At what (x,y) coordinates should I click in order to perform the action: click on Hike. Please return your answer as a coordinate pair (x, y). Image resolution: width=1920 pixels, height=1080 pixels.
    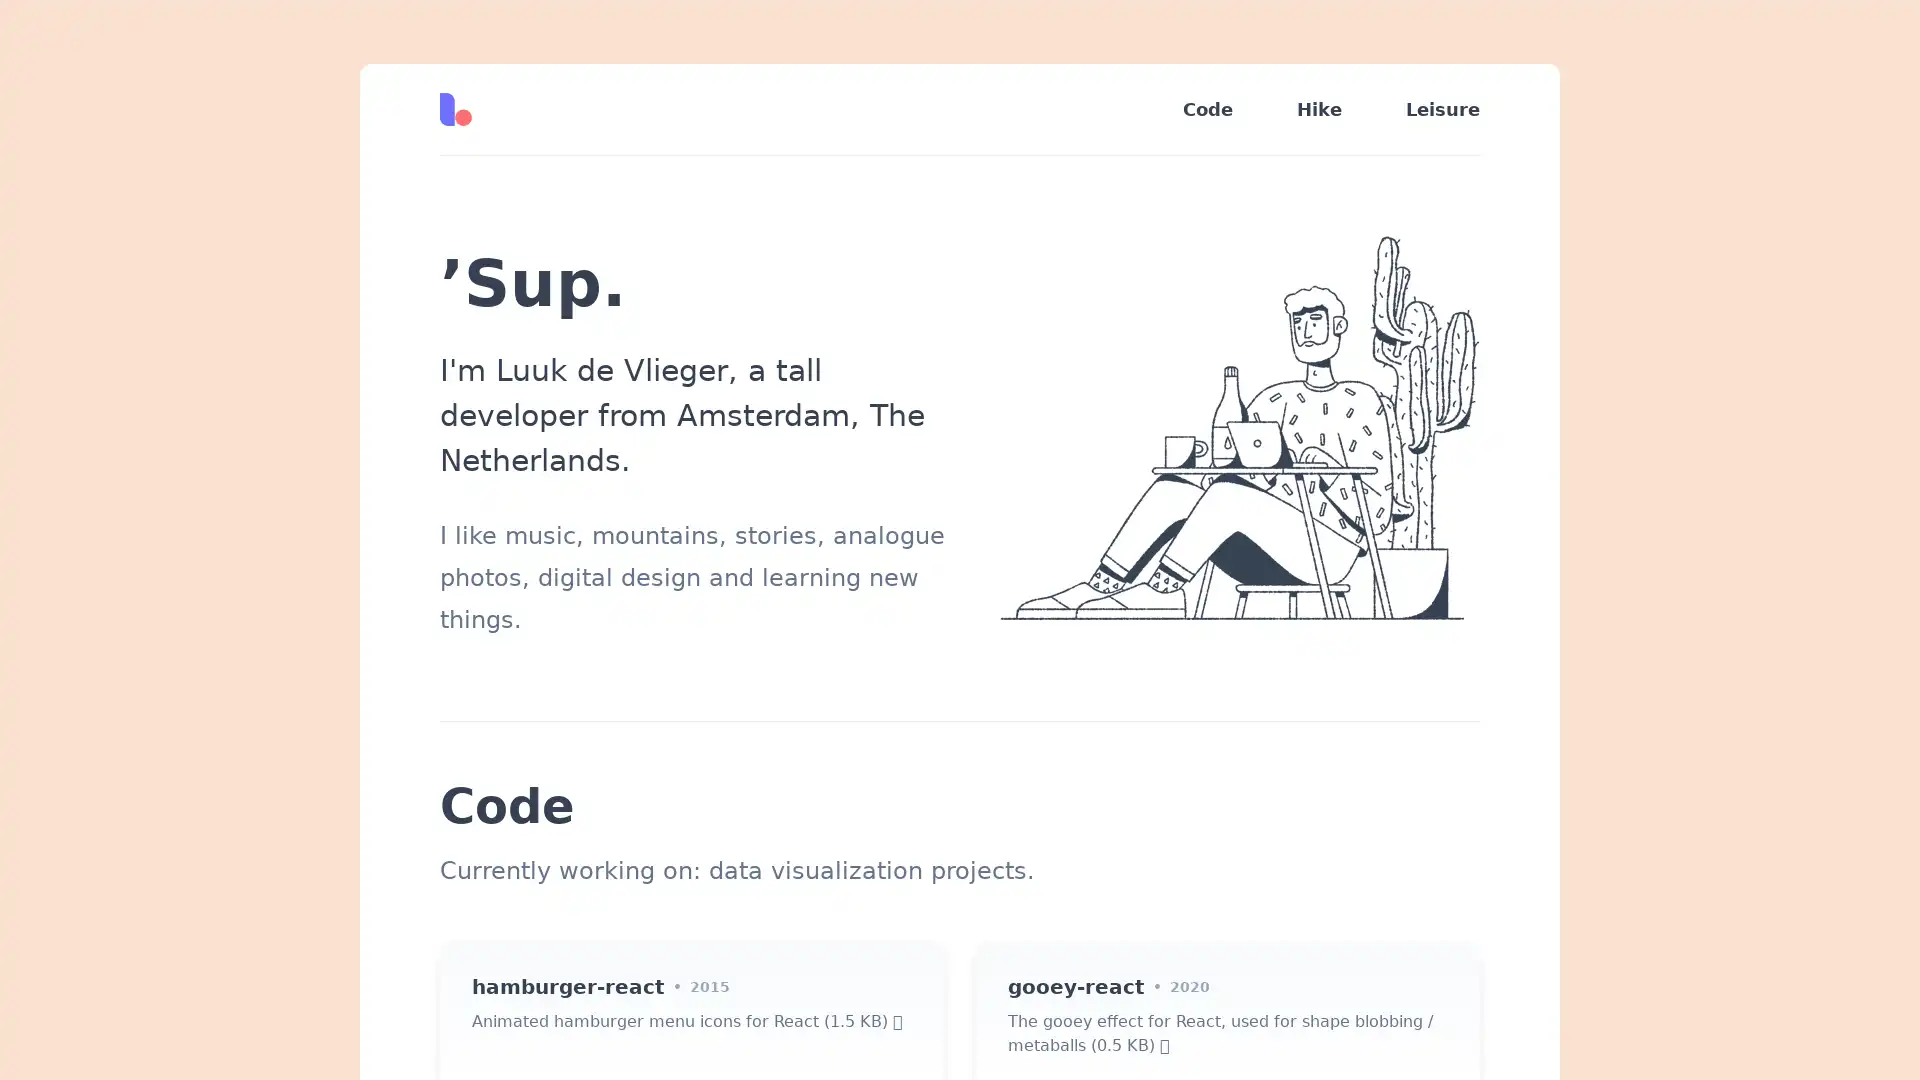
    Looking at the image, I should click on (1319, 109).